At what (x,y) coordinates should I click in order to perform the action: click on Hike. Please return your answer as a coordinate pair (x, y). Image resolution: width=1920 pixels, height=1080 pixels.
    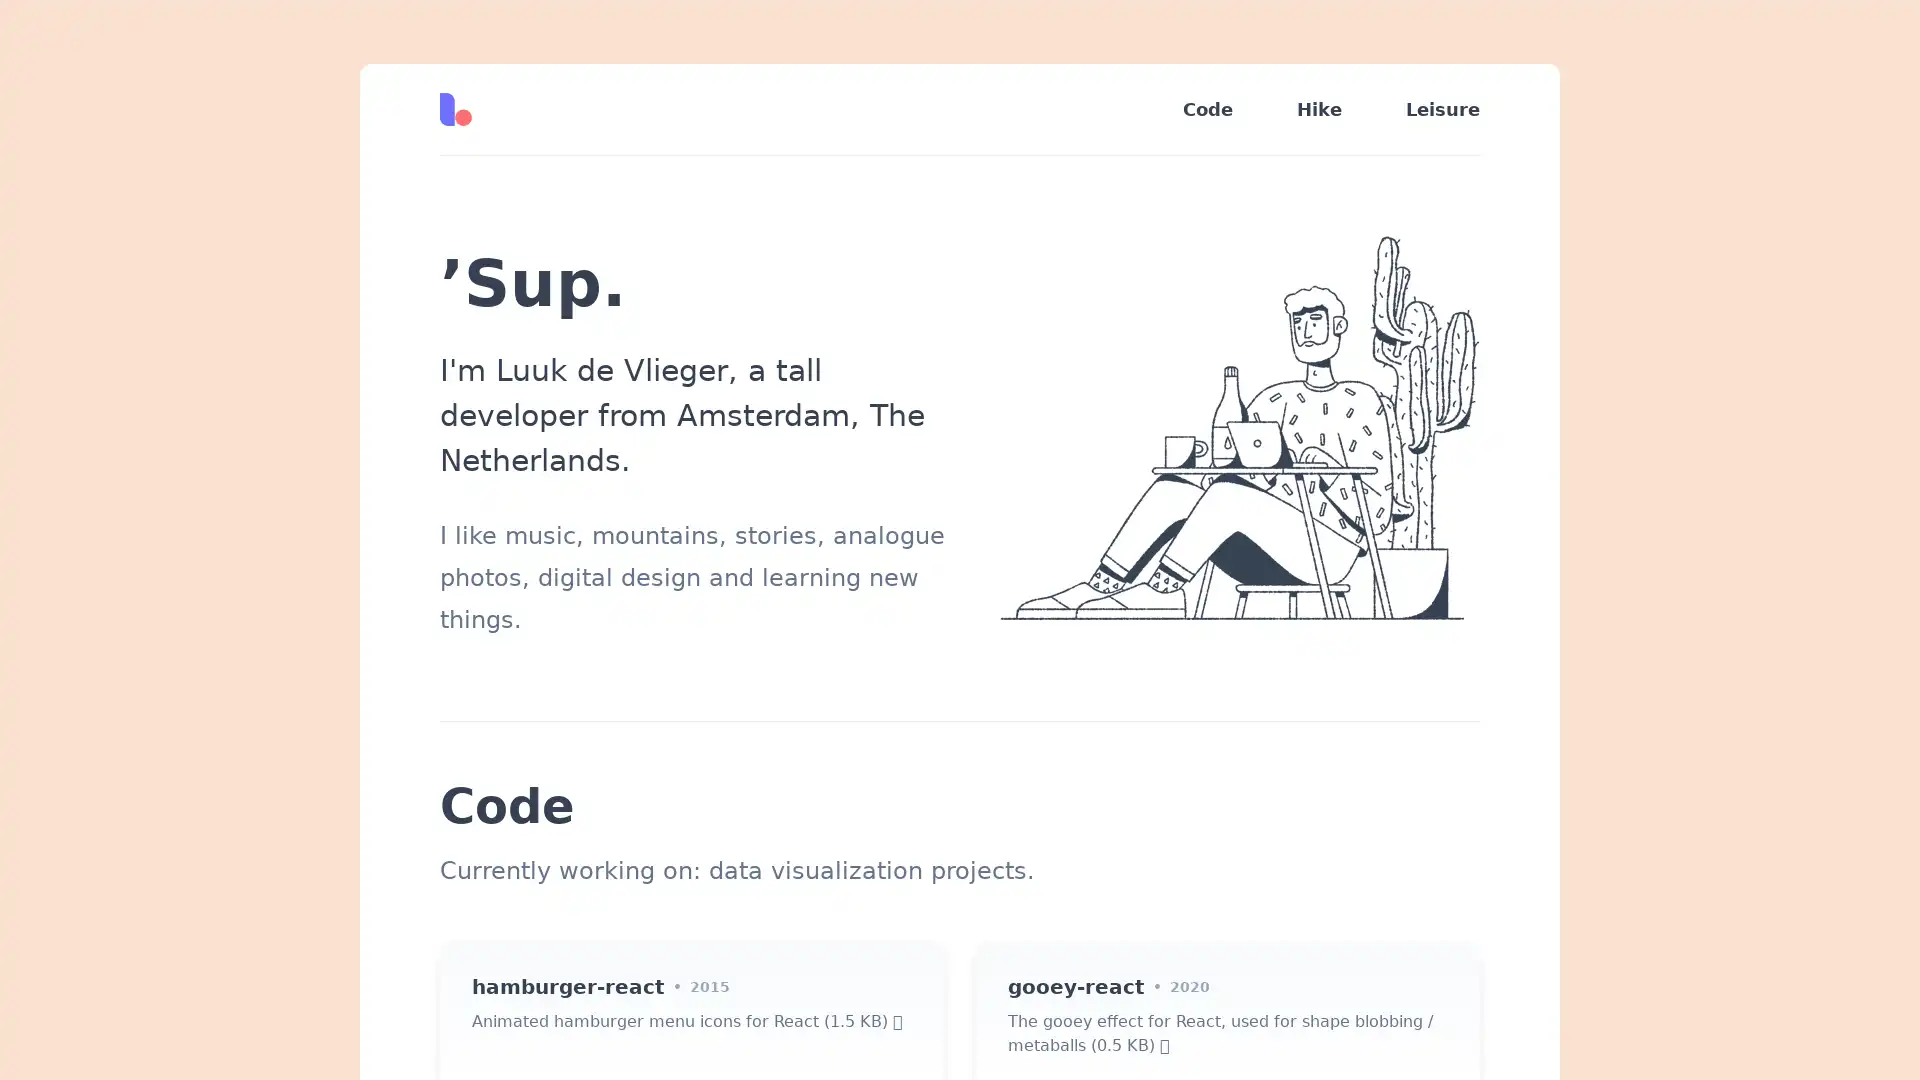
    Looking at the image, I should click on (1319, 109).